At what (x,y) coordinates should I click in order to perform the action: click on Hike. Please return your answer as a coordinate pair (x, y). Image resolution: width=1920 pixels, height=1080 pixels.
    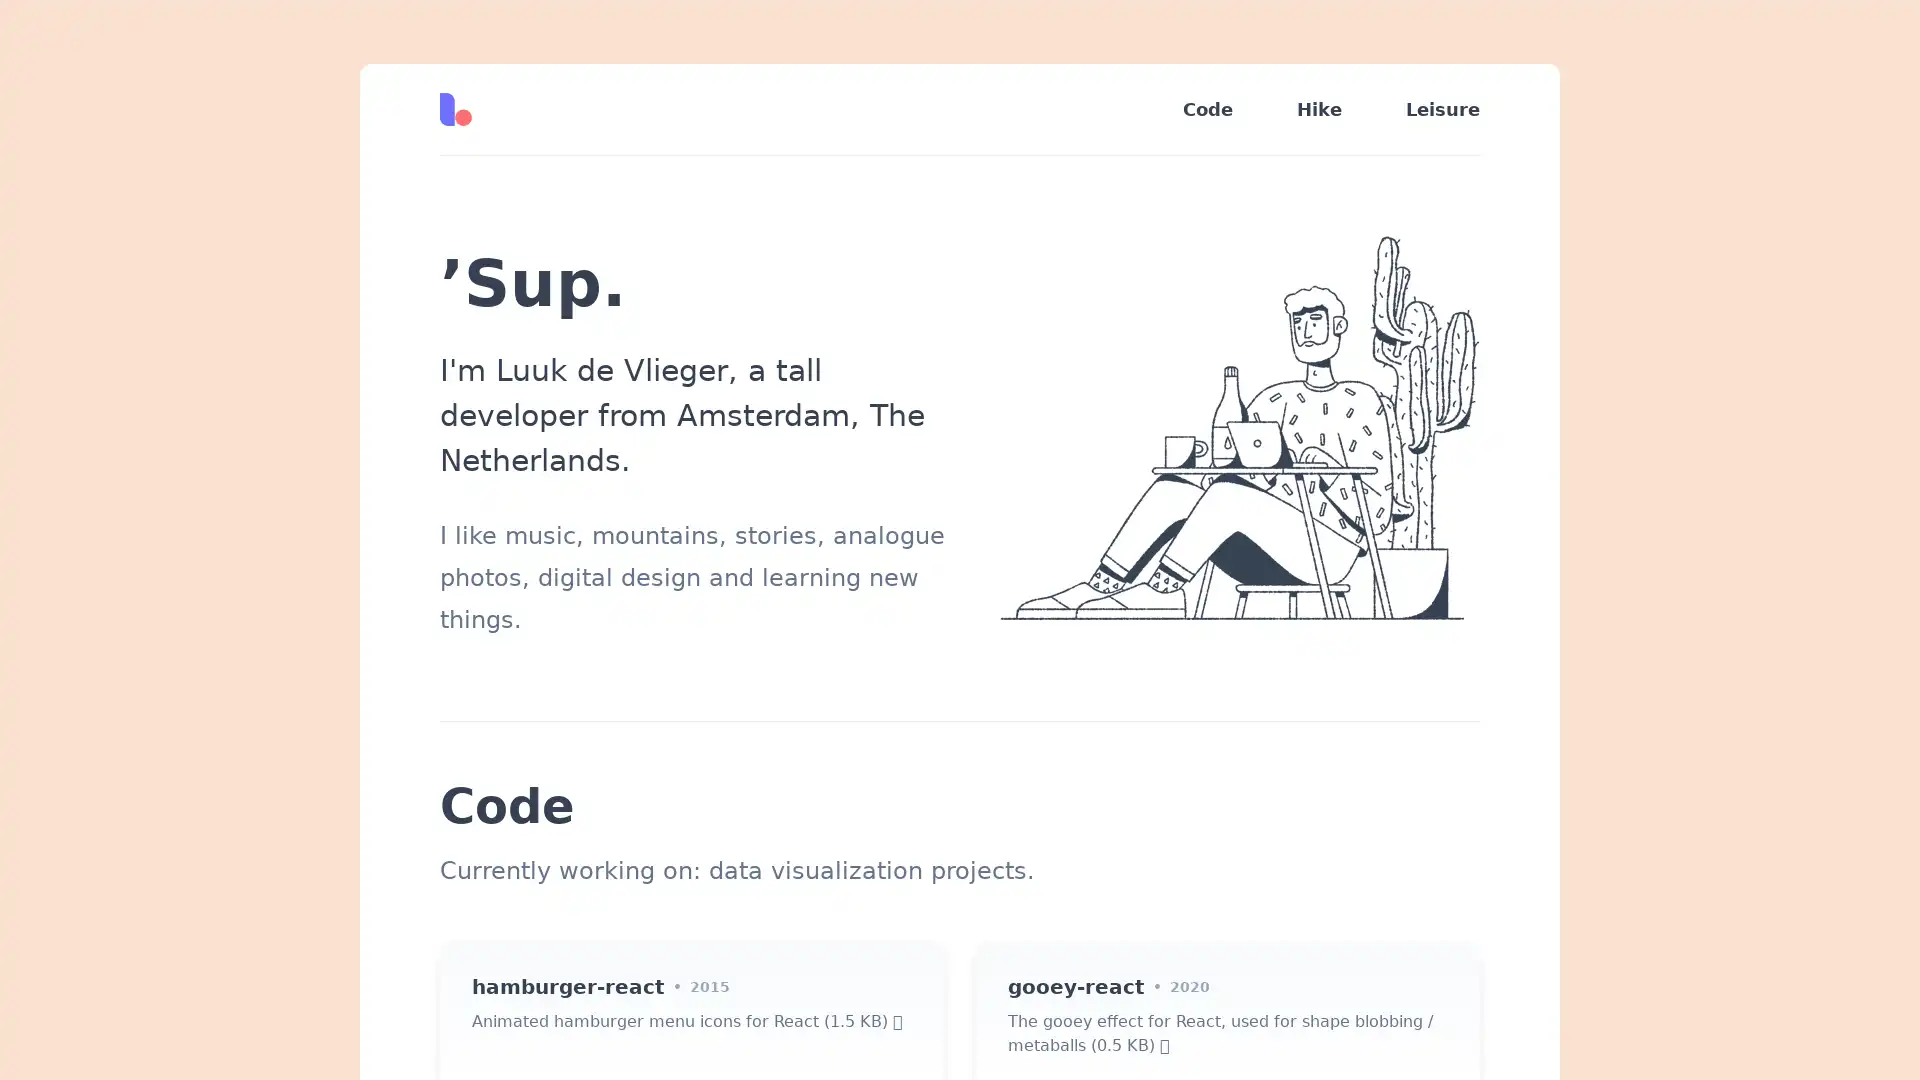
    Looking at the image, I should click on (1319, 109).